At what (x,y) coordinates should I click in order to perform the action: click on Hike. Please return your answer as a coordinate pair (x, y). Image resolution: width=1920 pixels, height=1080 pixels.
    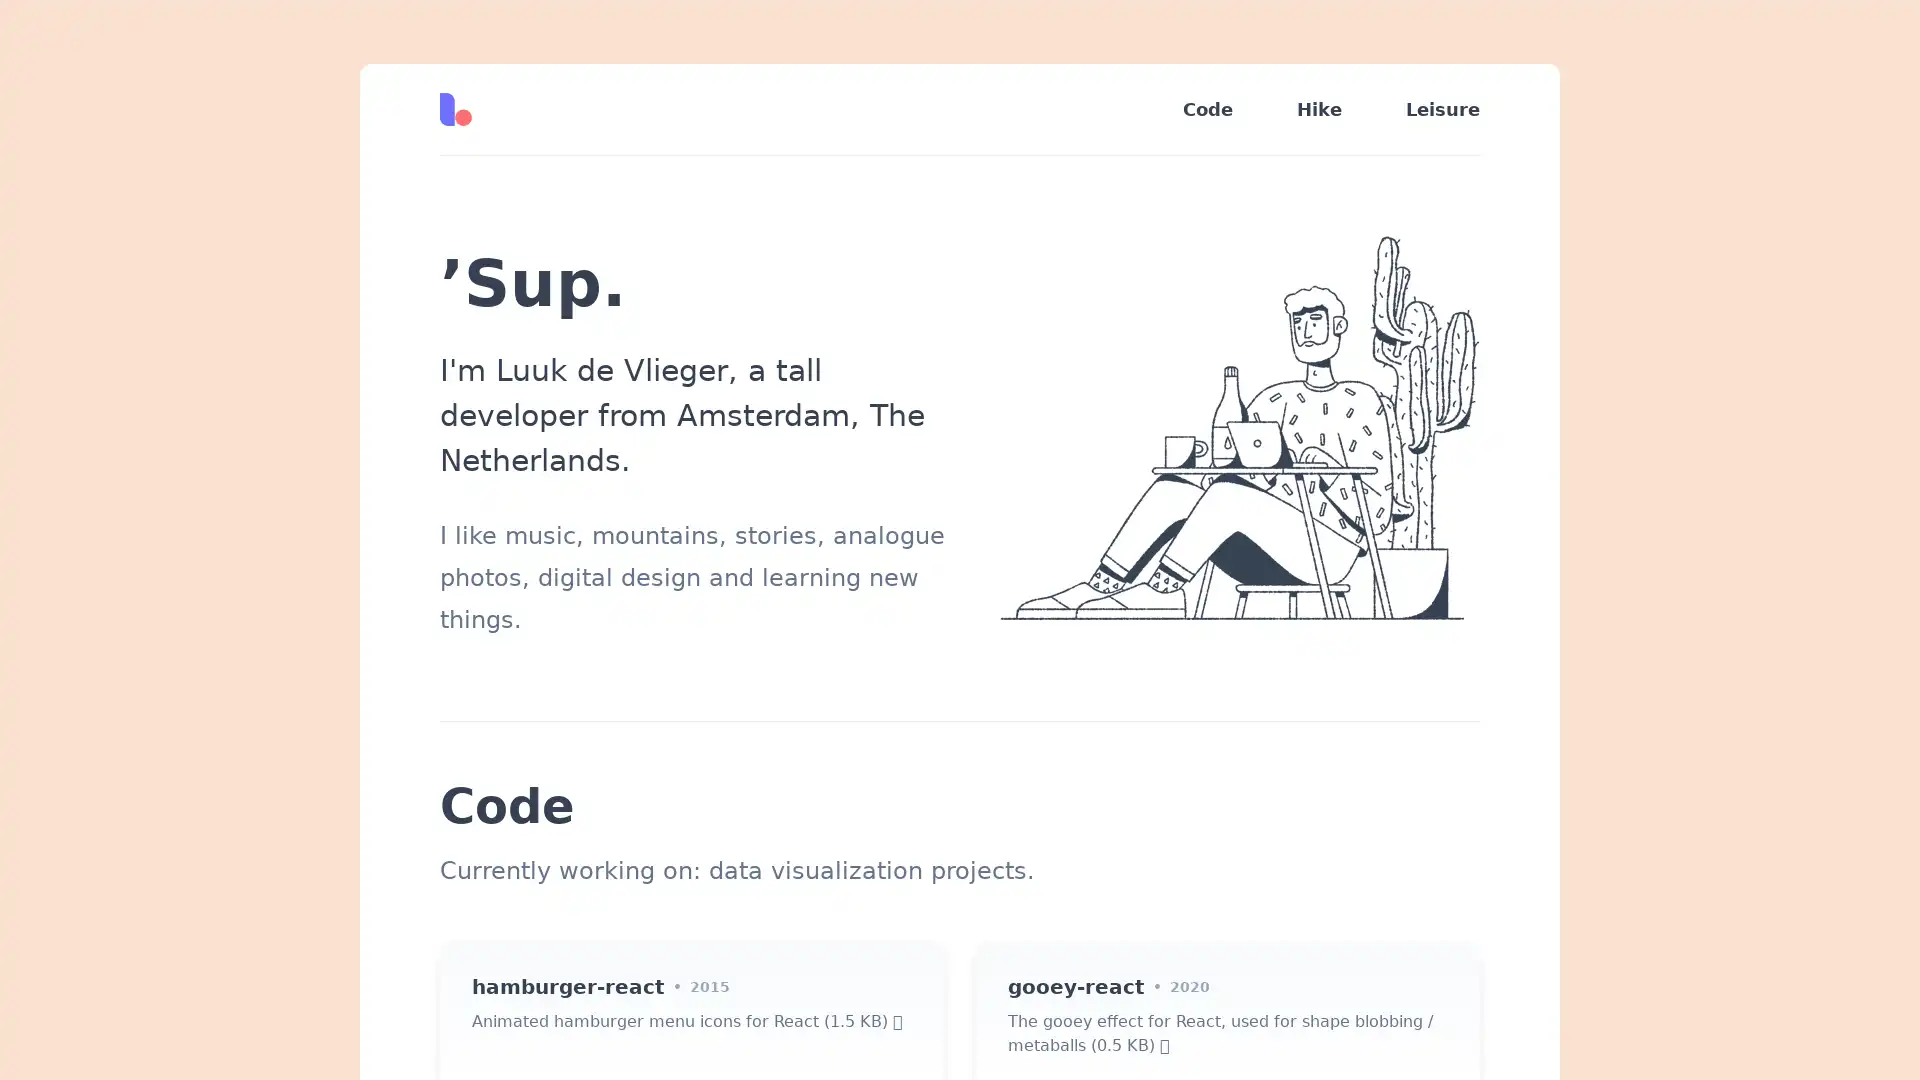
    Looking at the image, I should click on (1319, 109).